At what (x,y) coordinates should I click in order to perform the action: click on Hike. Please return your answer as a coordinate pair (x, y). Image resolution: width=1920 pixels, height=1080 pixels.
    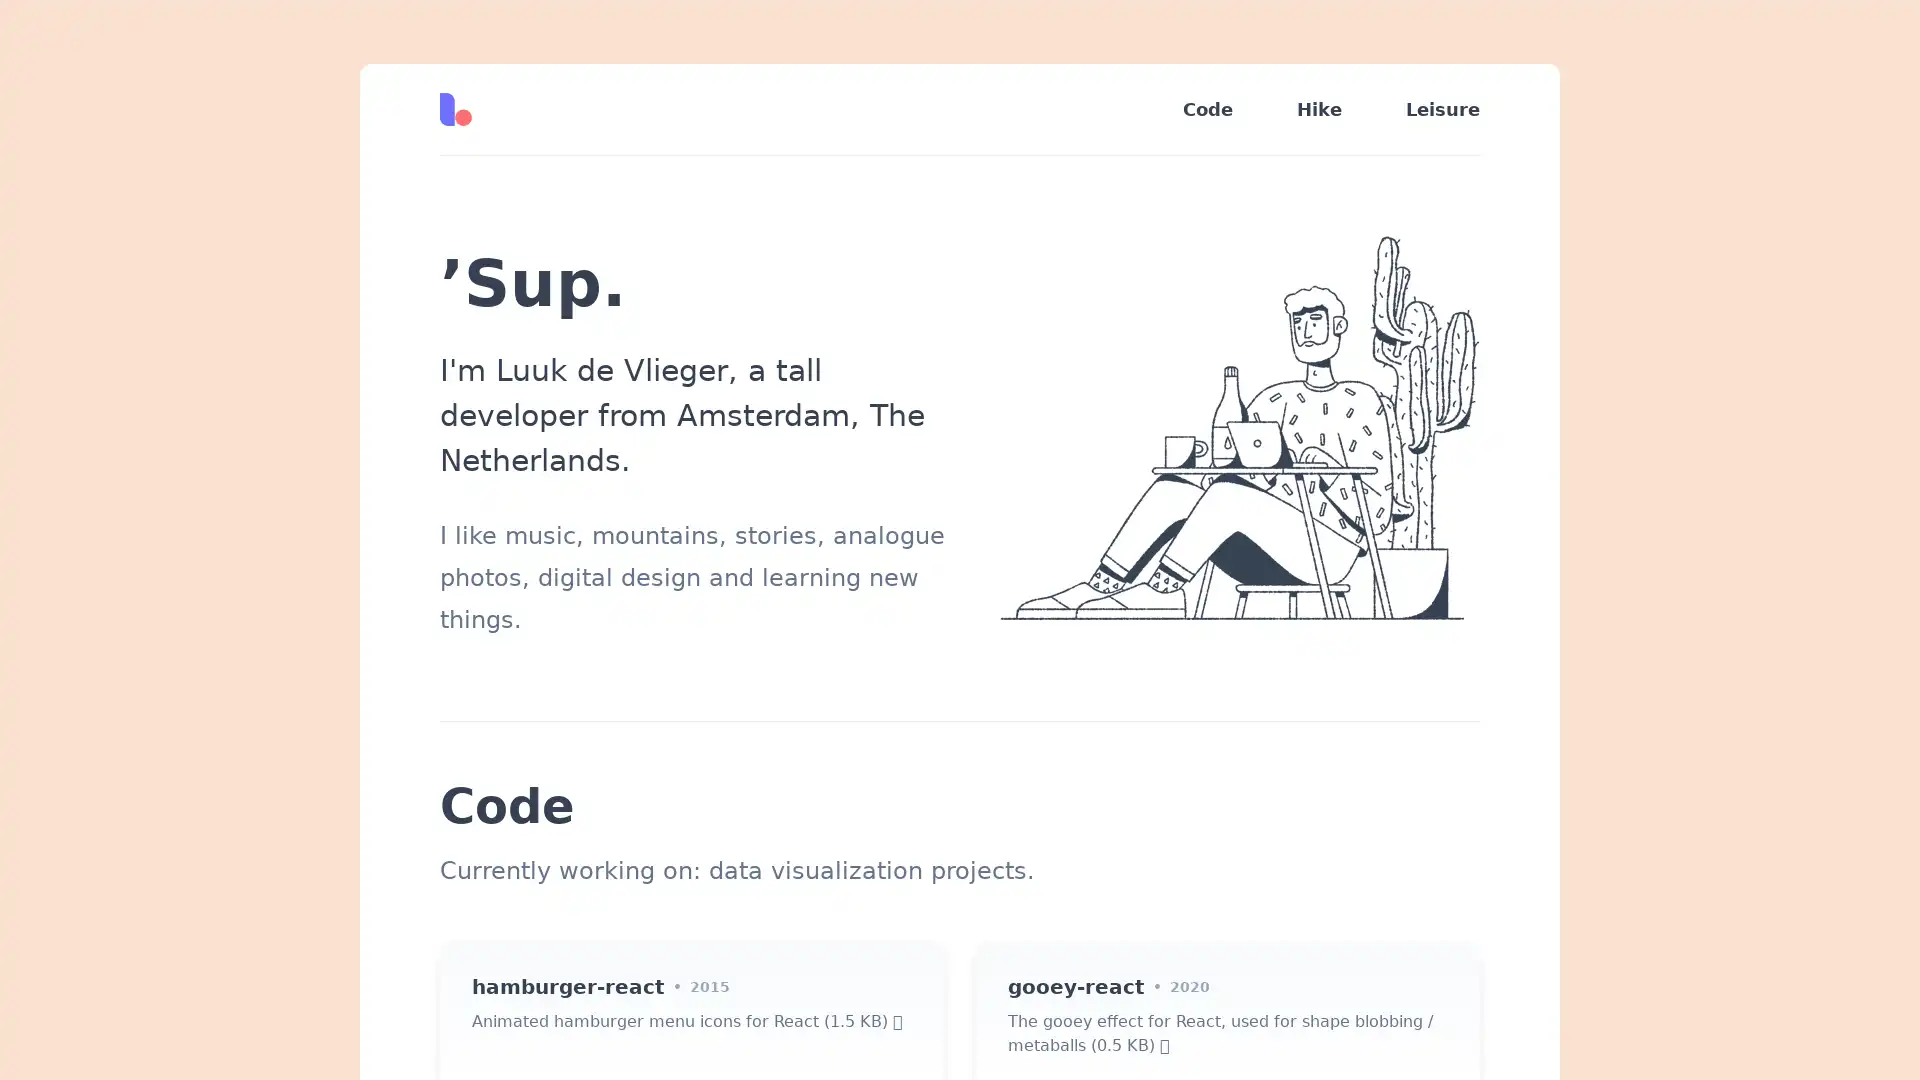
    Looking at the image, I should click on (1319, 109).